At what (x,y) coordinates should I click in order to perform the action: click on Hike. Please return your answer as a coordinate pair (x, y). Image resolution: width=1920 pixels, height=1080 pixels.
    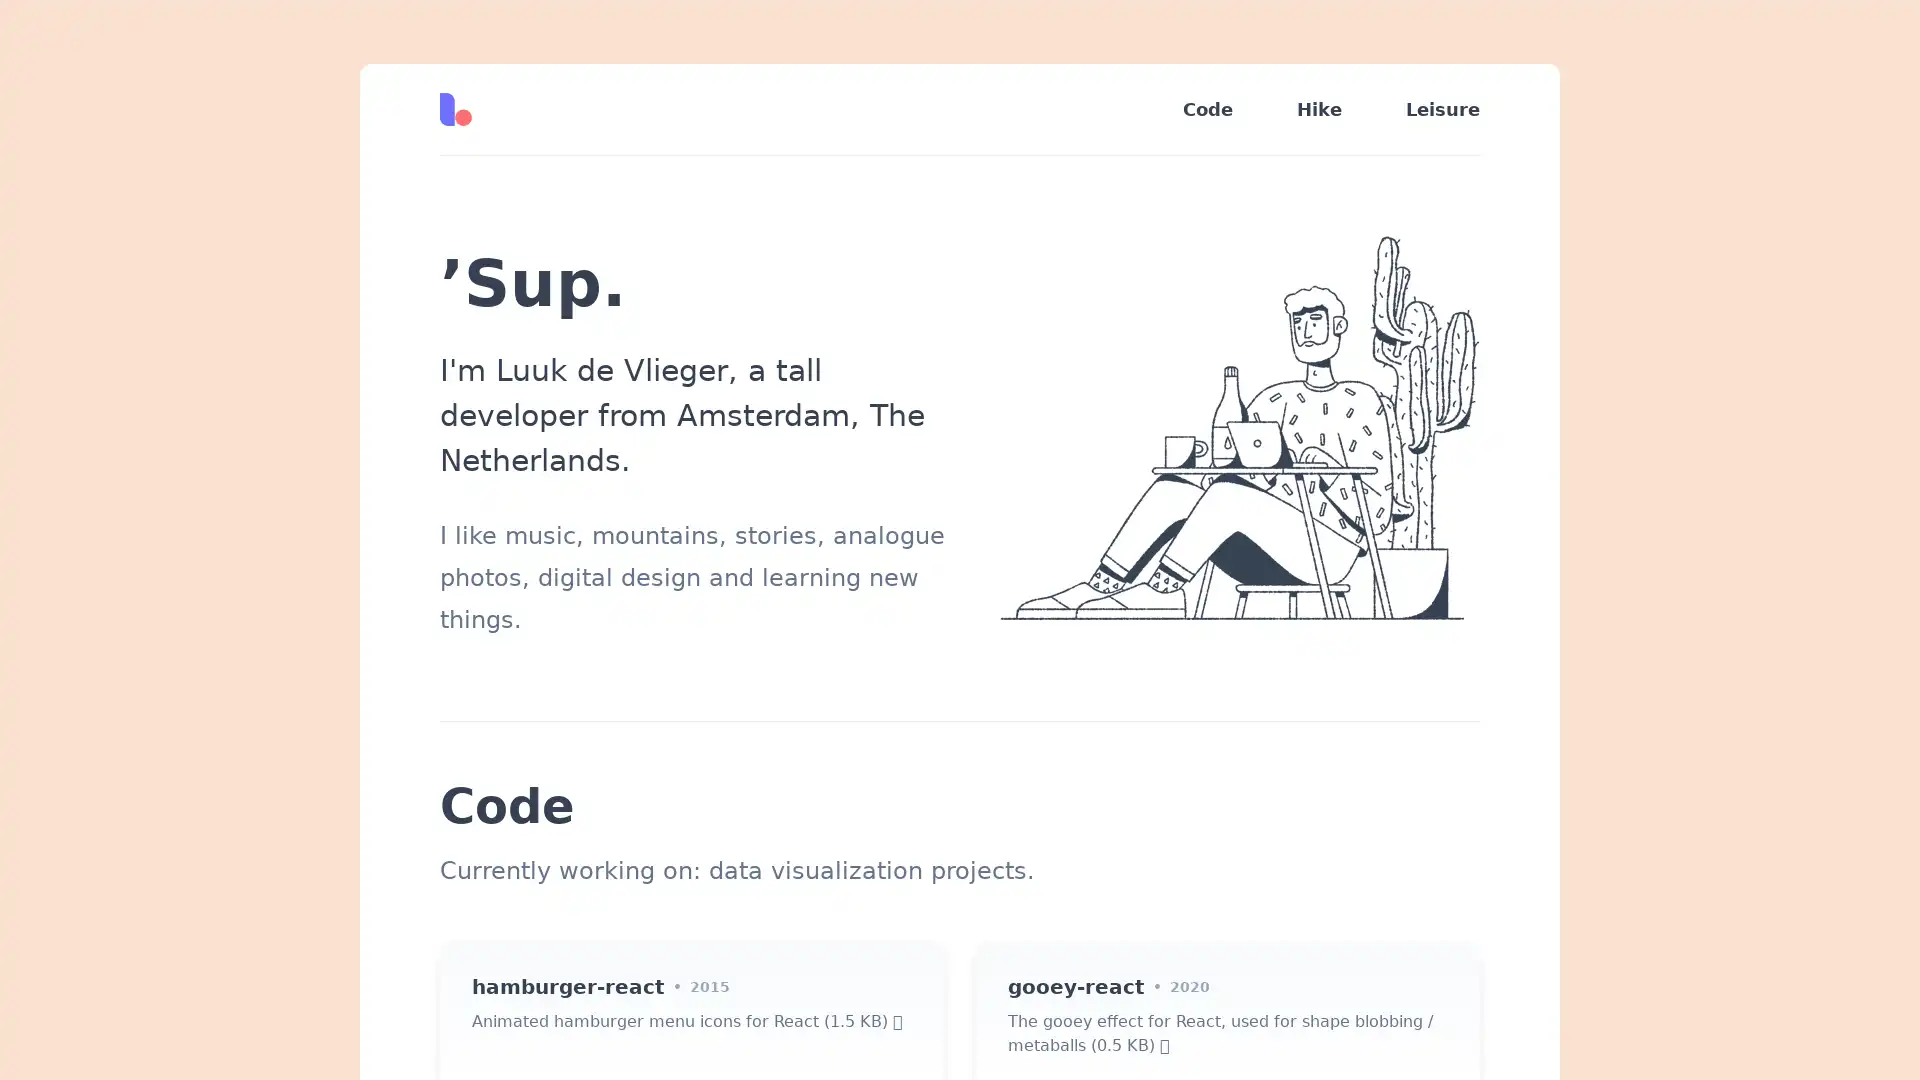
    Looking at the image, I should click on (1319, 109).